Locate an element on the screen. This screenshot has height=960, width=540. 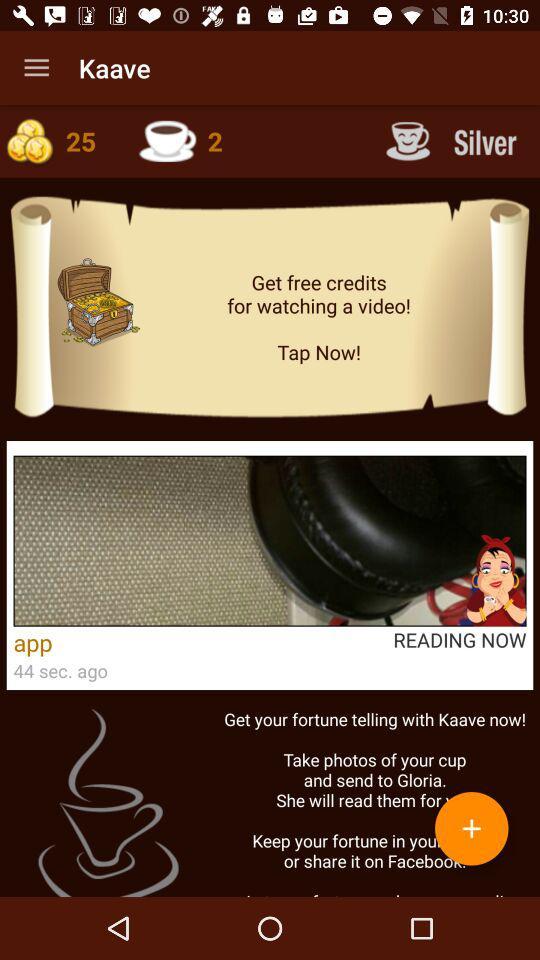
item below kaave icon is located at coordinates (193, 140).